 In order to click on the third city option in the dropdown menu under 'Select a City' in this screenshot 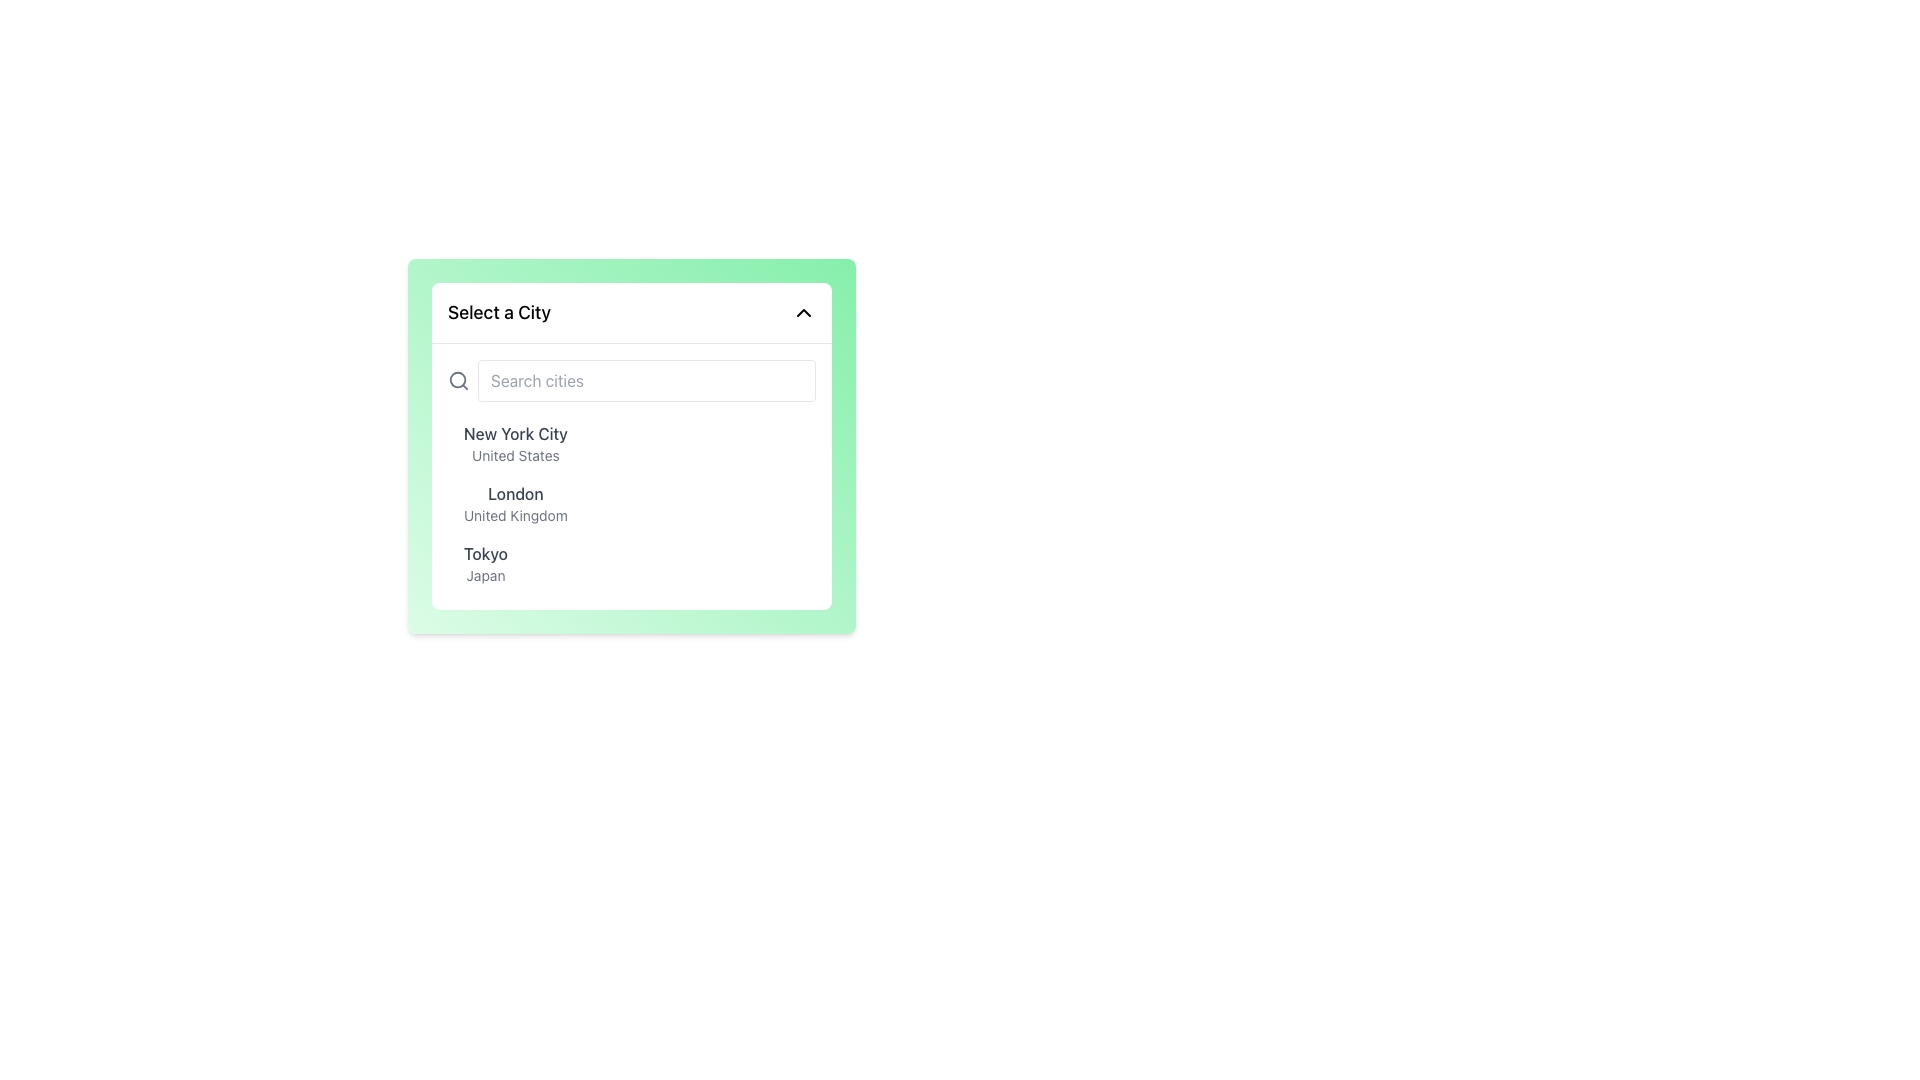, I will do `click(485, 563)`.